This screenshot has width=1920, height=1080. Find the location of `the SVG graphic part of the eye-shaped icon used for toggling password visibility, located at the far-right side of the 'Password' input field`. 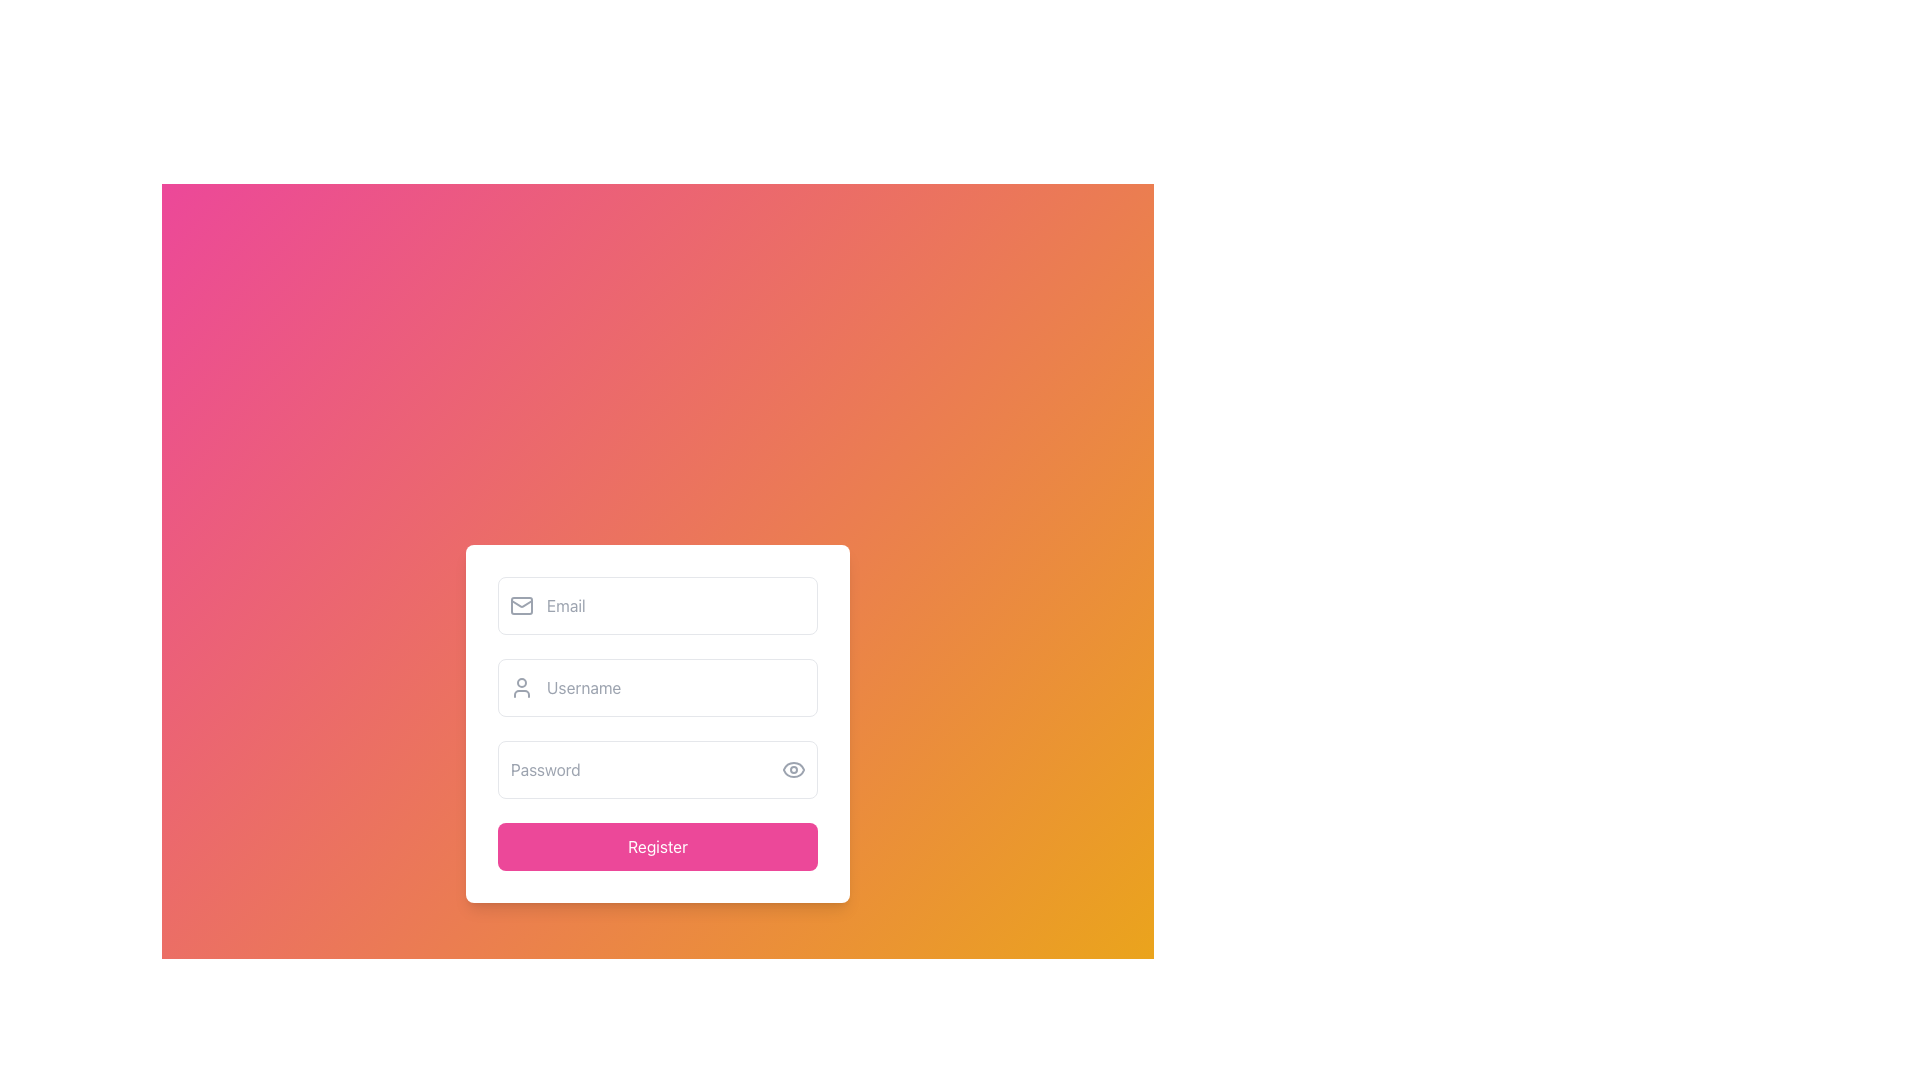

the SVG graphic part of the eye-shaped icon used for toggling password visibility, located at the far-right side of the 'Password' input field is located at coordinates (792, 769).